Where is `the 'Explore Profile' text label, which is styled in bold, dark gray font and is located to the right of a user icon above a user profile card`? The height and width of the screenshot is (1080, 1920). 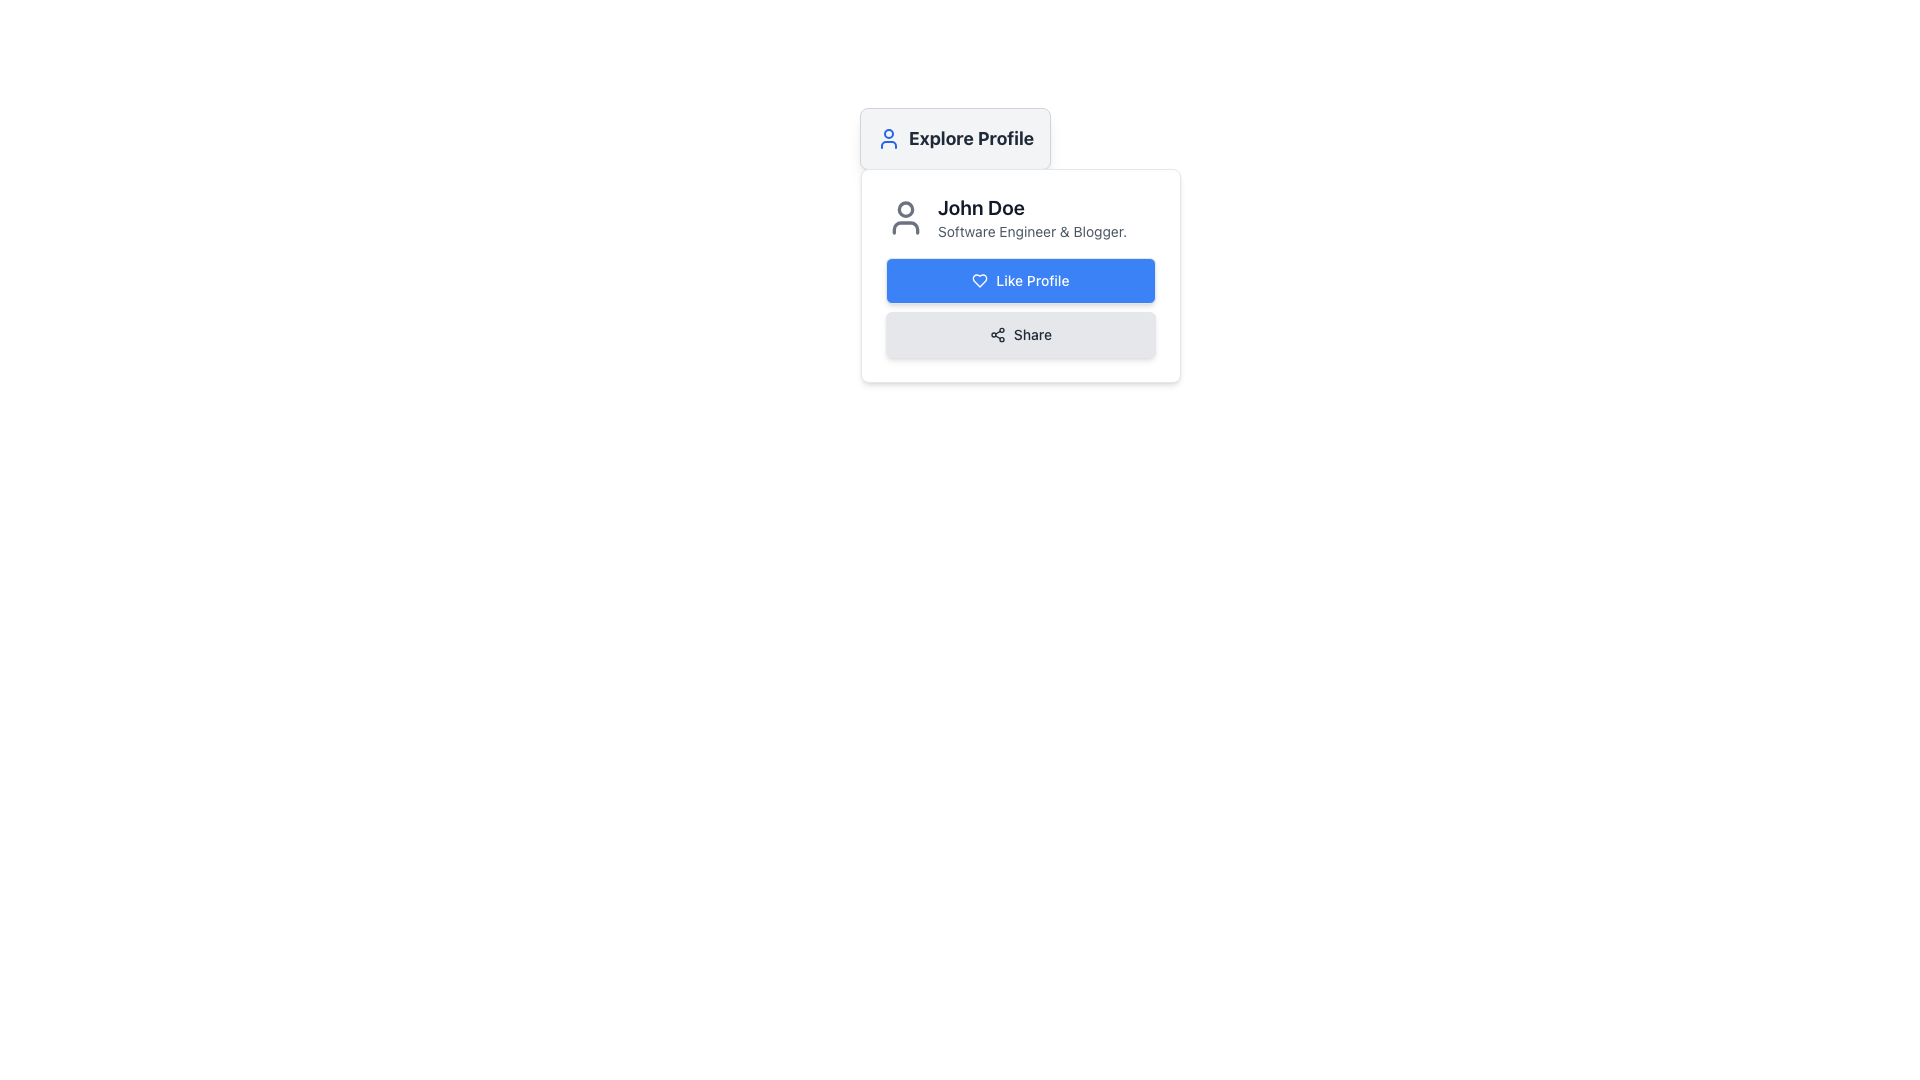
the 'Explore Profile' text label, which is styled in bold, dark gray font and is located to the right of a user icon above a user profile card is located at coordinates (971, 137).